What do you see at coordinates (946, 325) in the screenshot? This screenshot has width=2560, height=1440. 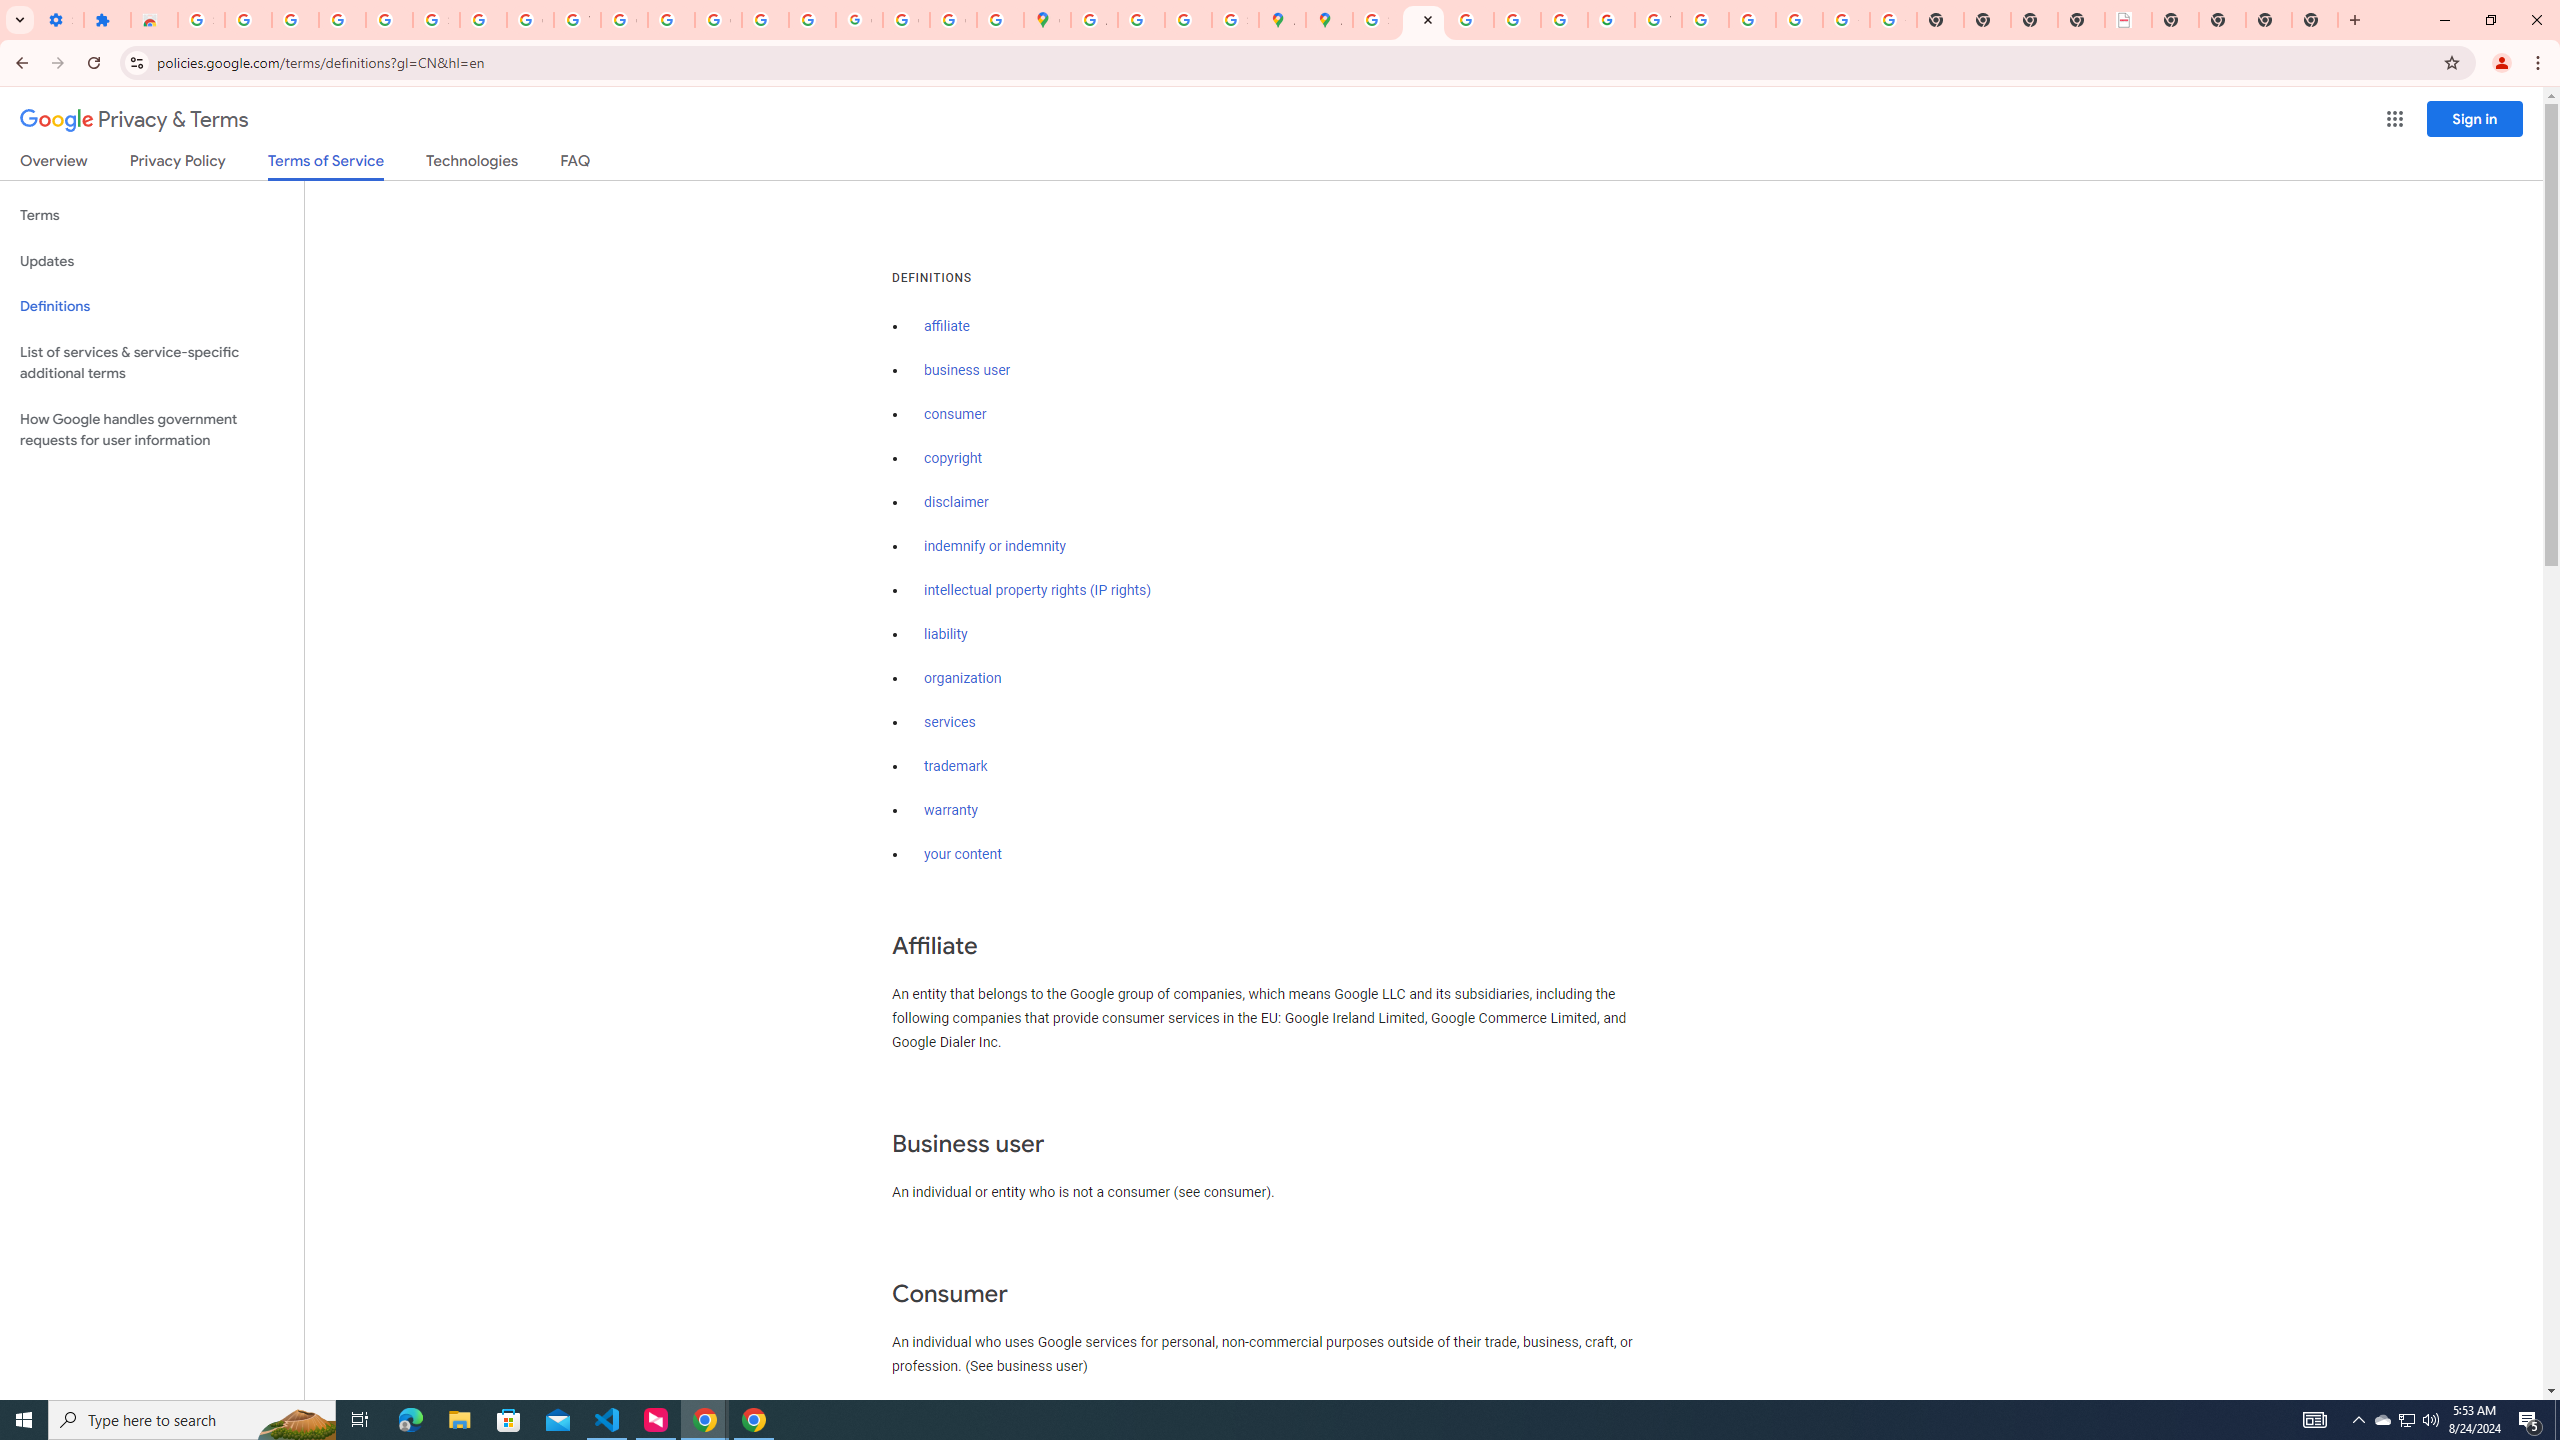 I see `'affiliate'` at bounding box center [946, 325].